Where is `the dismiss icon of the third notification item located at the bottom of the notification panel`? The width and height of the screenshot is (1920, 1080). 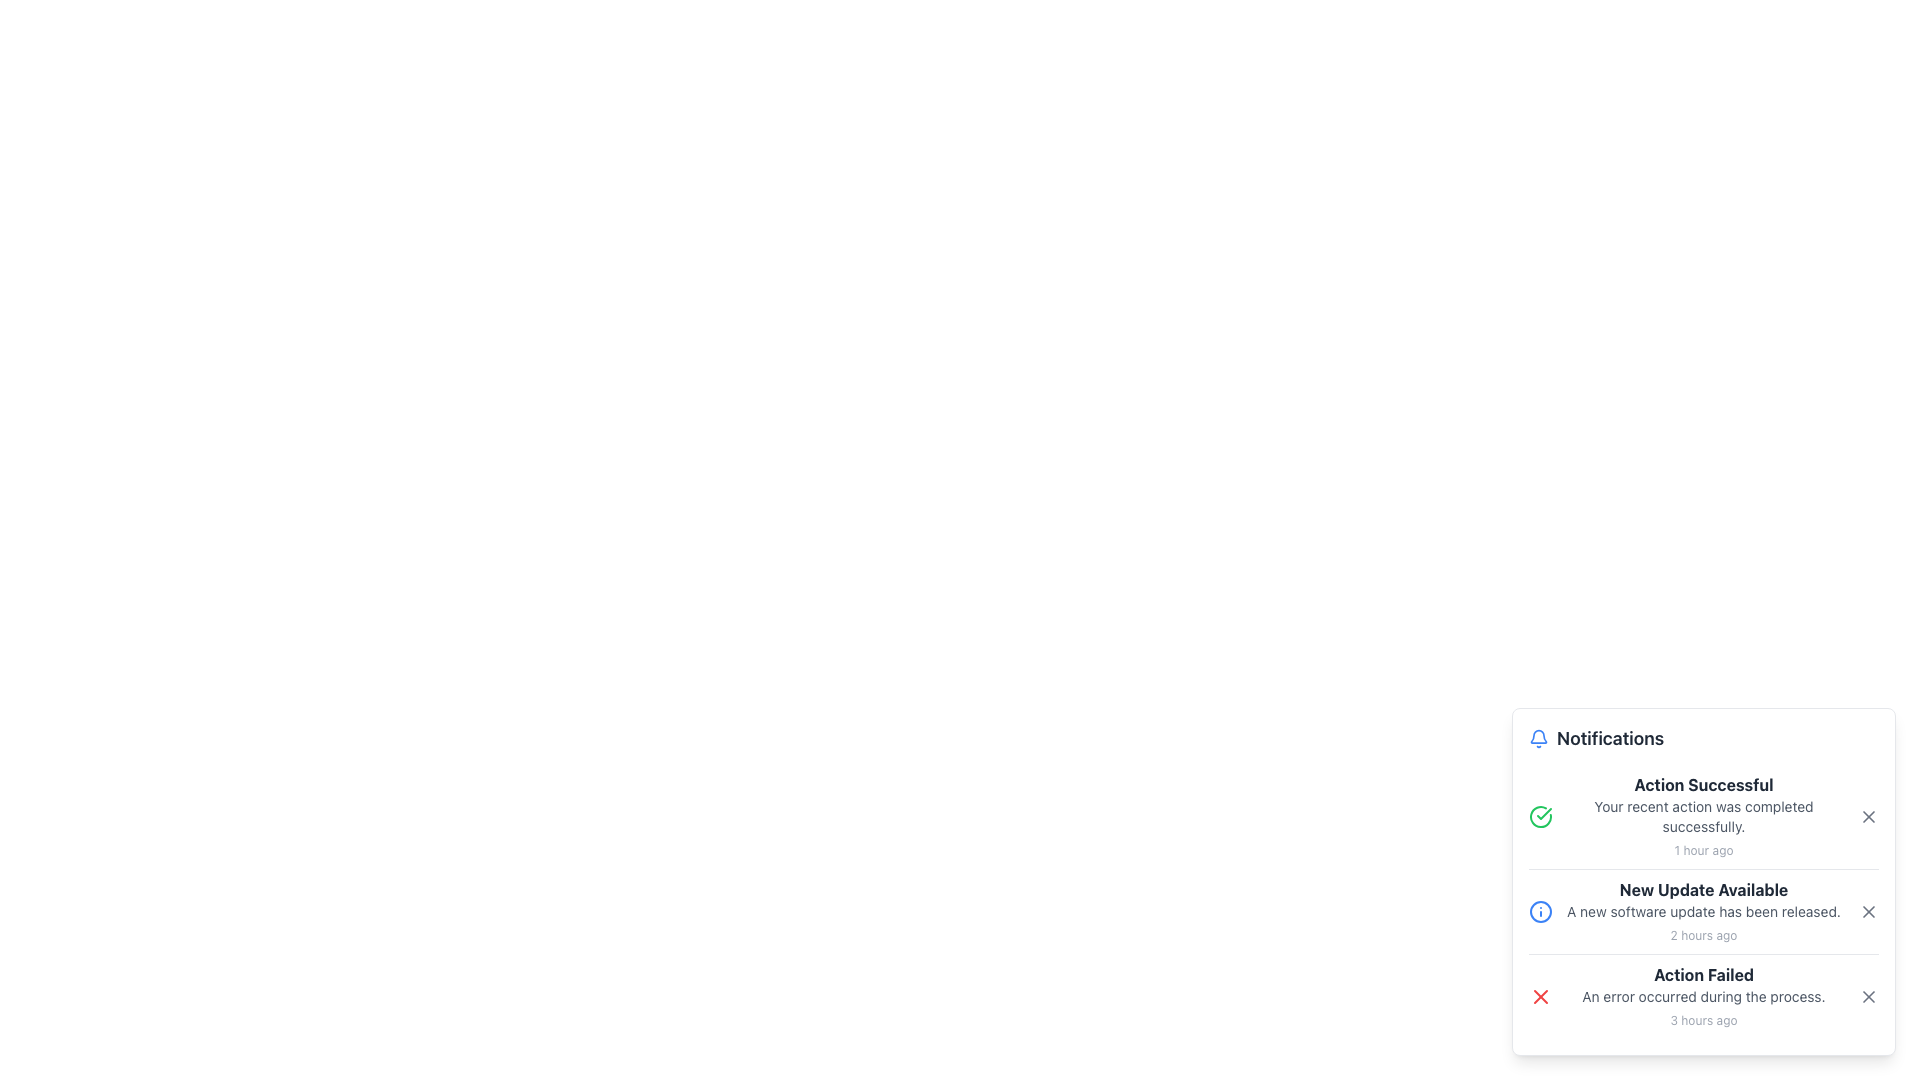
the dismiss icon of the third notification item located at the bottom of the notification panel is located at coordinates (1703, 996).